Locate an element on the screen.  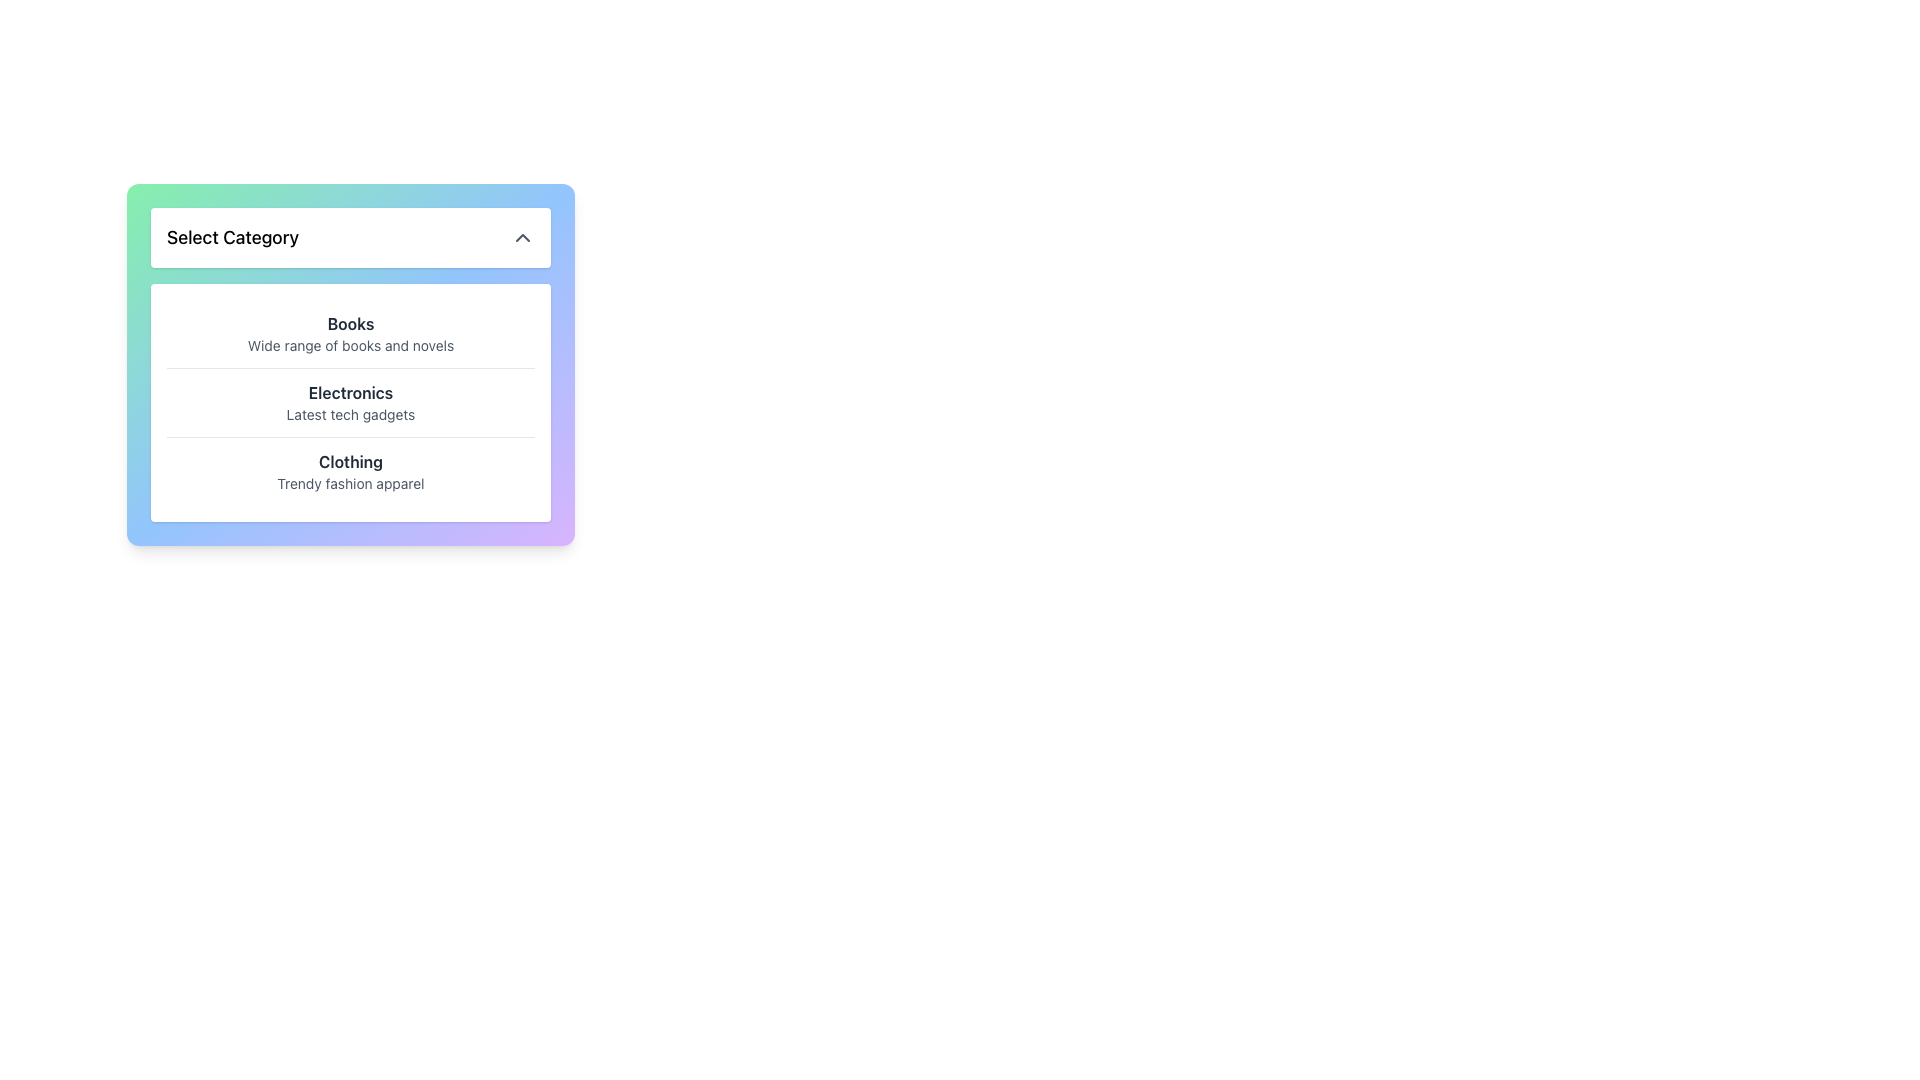
the Dropdown menu with a gradient background located below the title 'Select Category' is located at coordinates (350, 365).